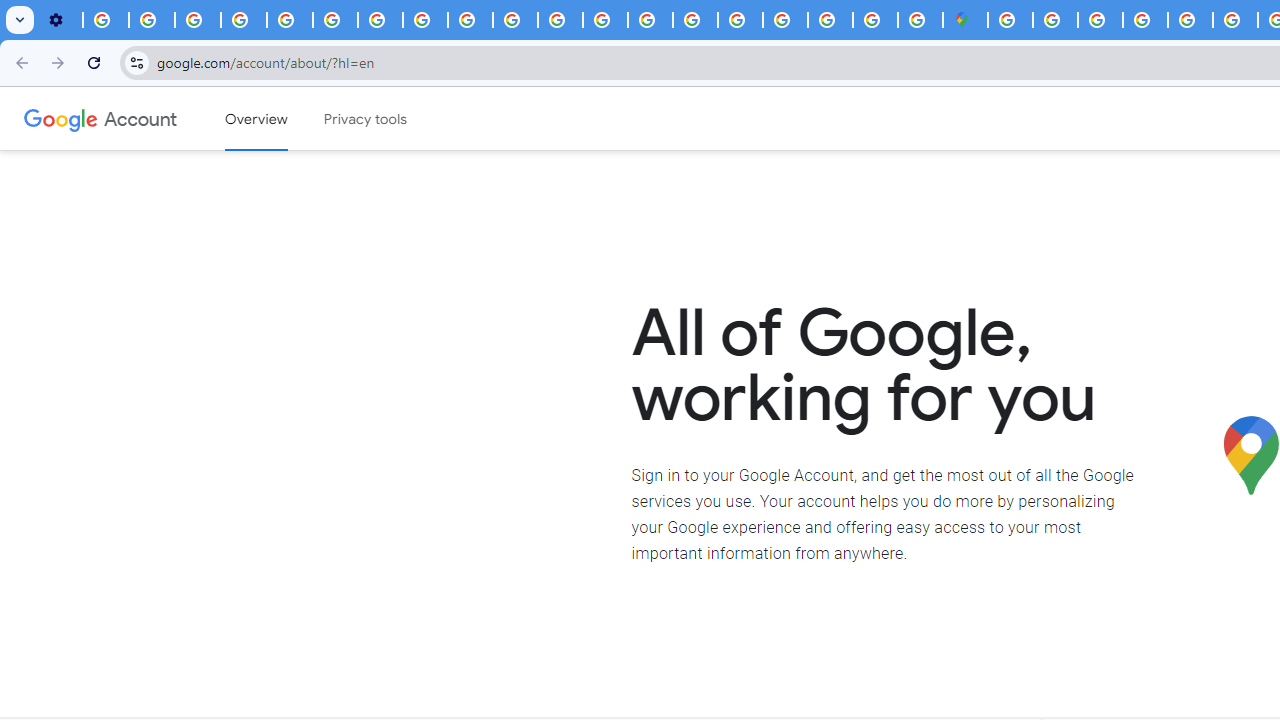  What do you see at coordinates (515, 20) in the screenshot?
I see `'Privacy Checkup'` at bounding box center [515, 20].